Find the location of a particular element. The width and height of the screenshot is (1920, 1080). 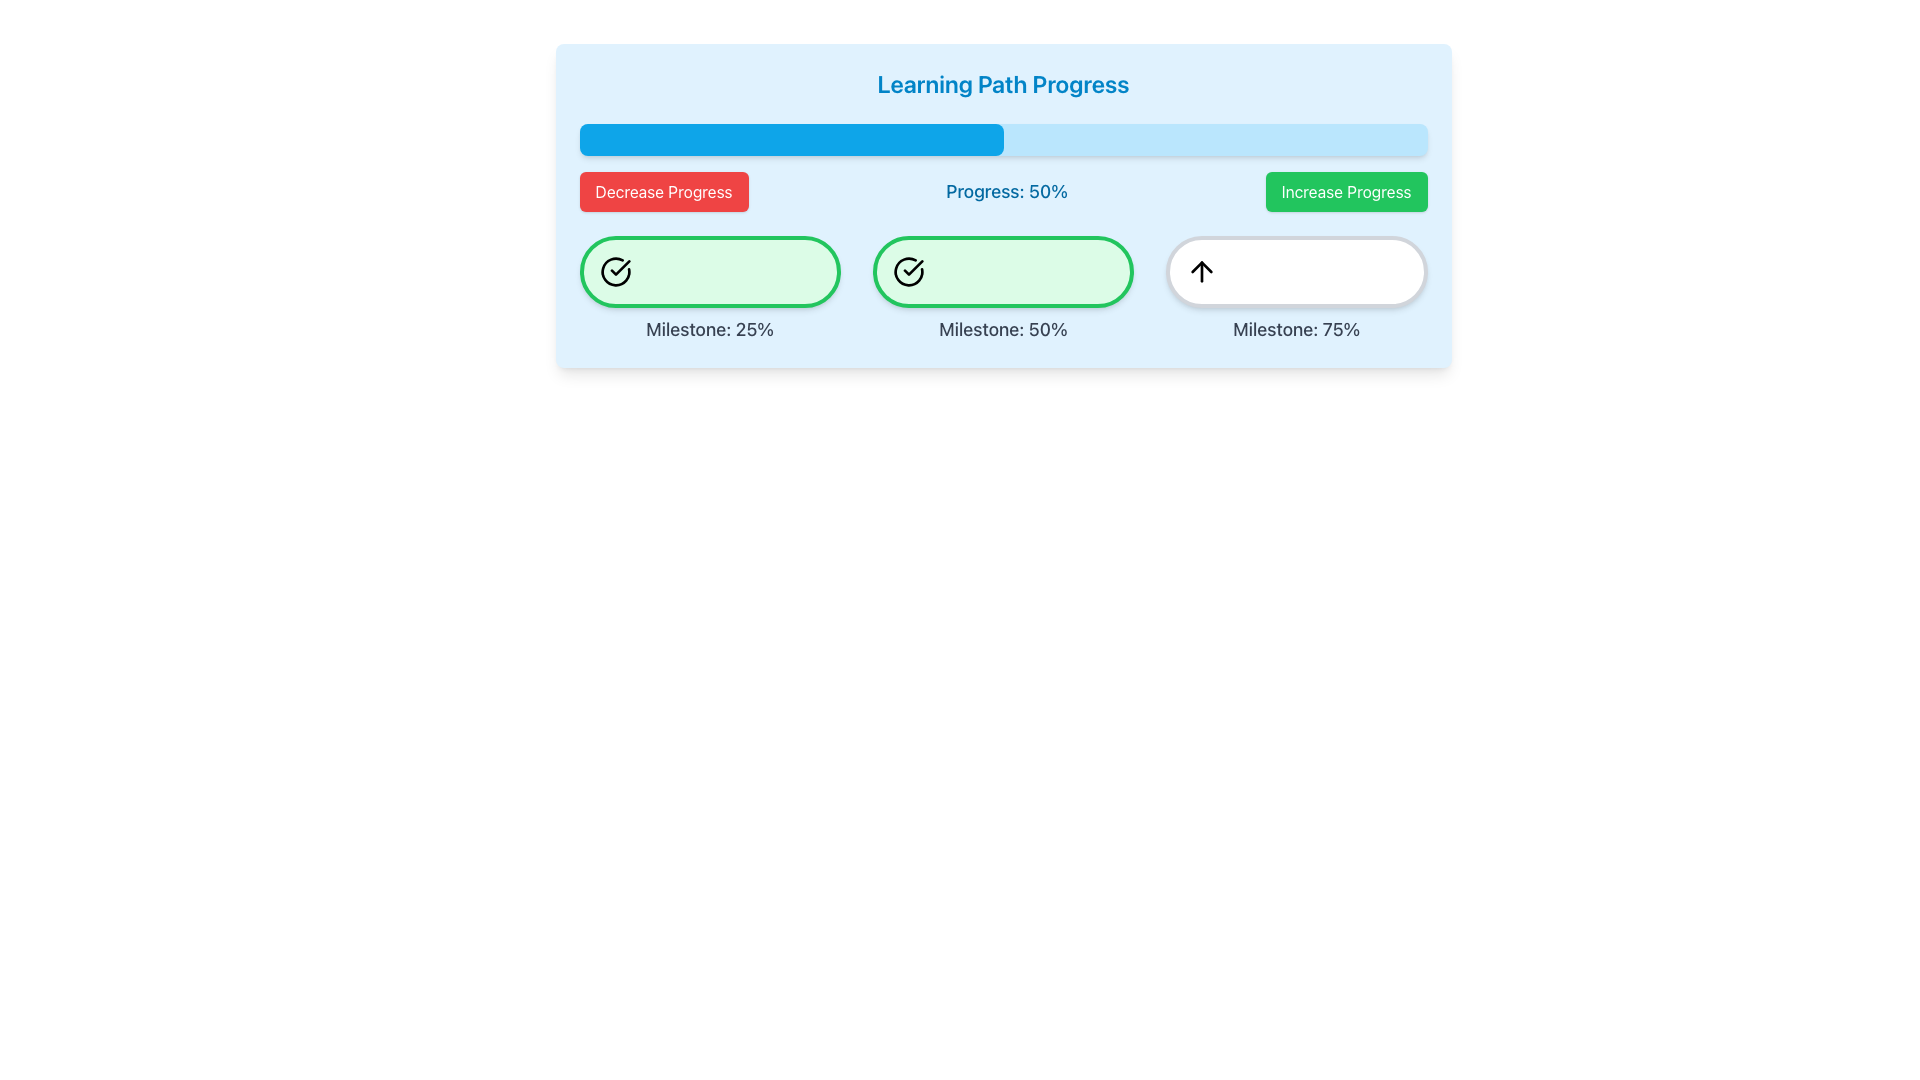

the circular icon with a checkmark inside, which is styled with a black outline and a light green background, located in the second green circular milestone indicator for 'Milestone: 50%.' is located at coordinates (907, 272).